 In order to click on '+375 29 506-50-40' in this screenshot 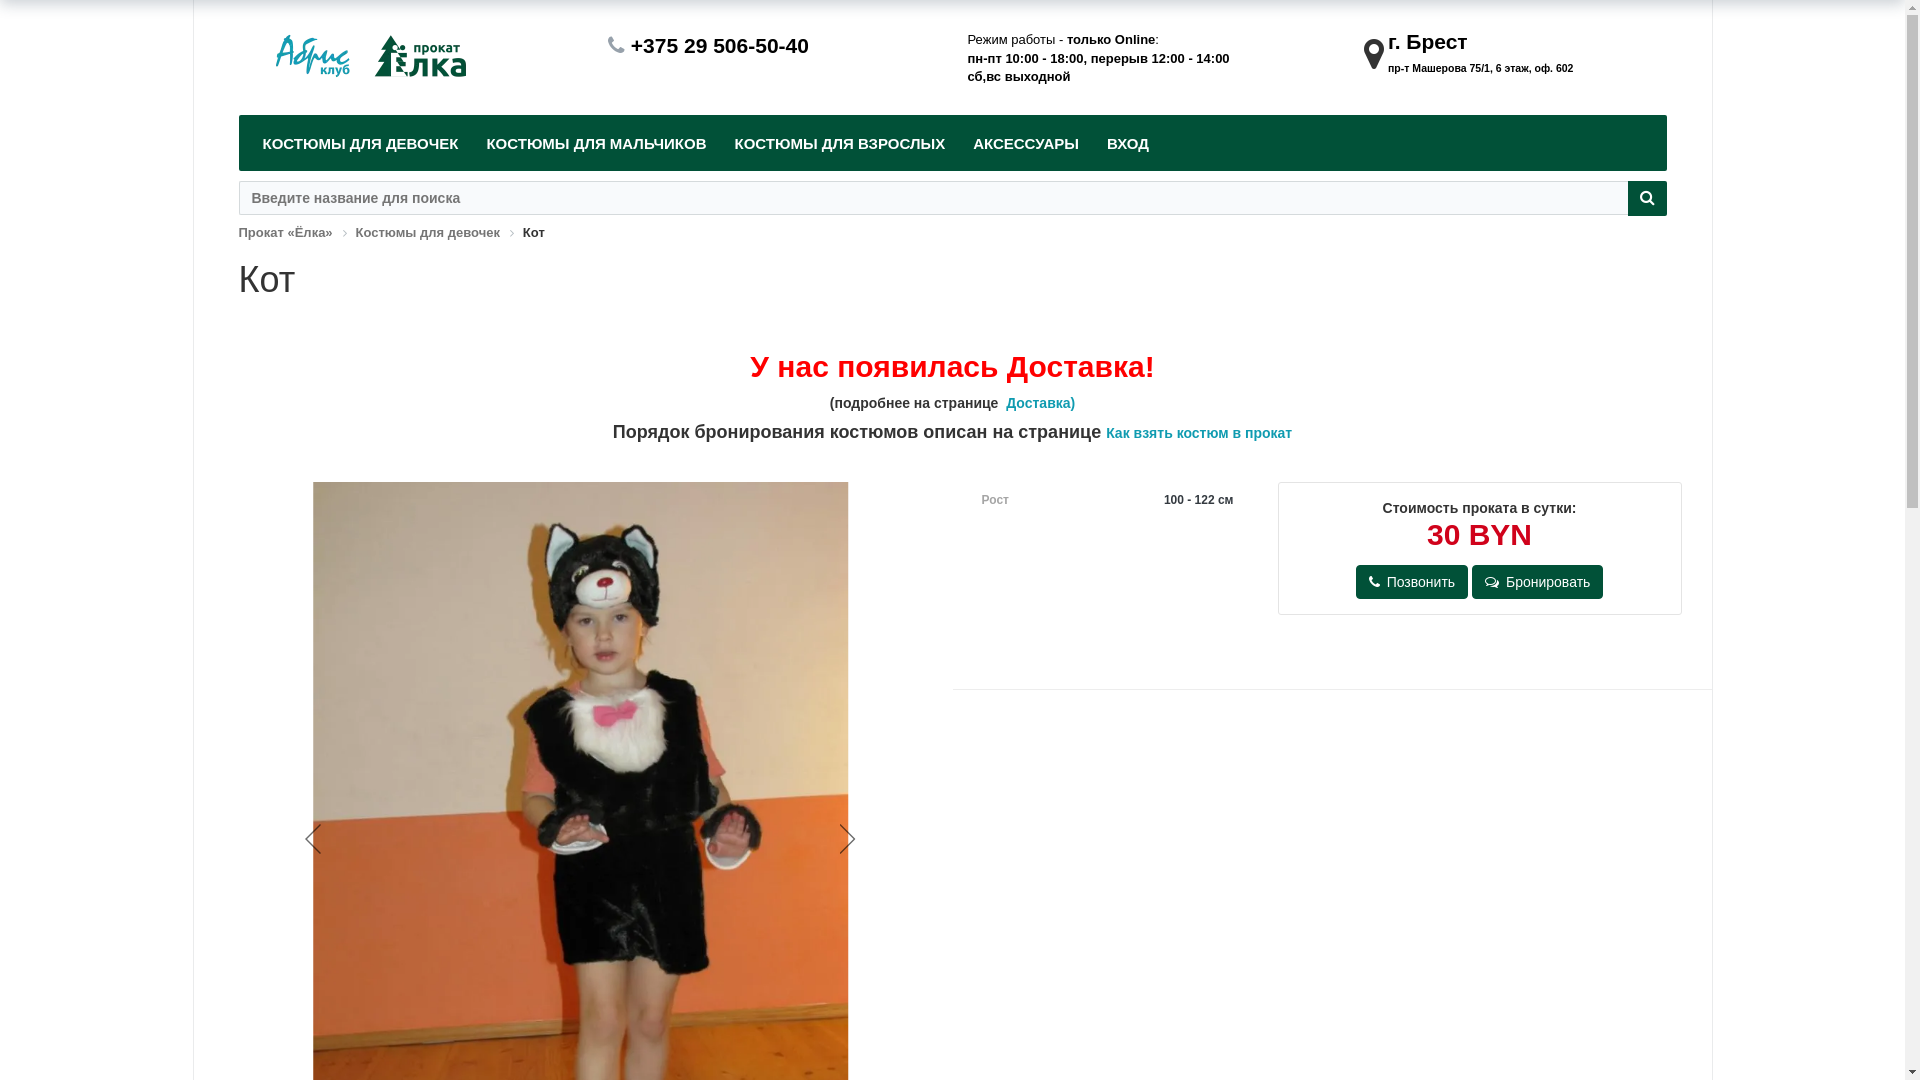, I will do `click(720, 45)`.